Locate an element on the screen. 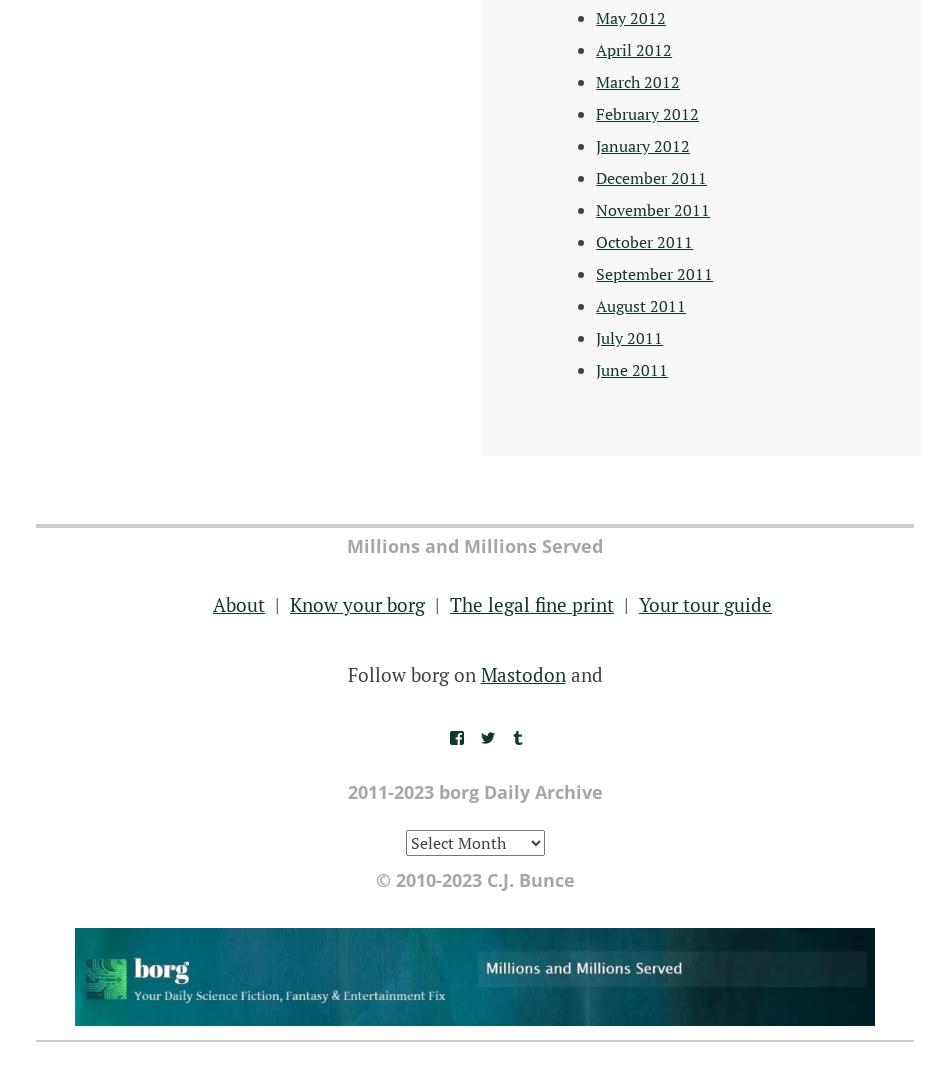 This screenshot has width=950, height=1076. 'About' is located at coordinates (238, 604).